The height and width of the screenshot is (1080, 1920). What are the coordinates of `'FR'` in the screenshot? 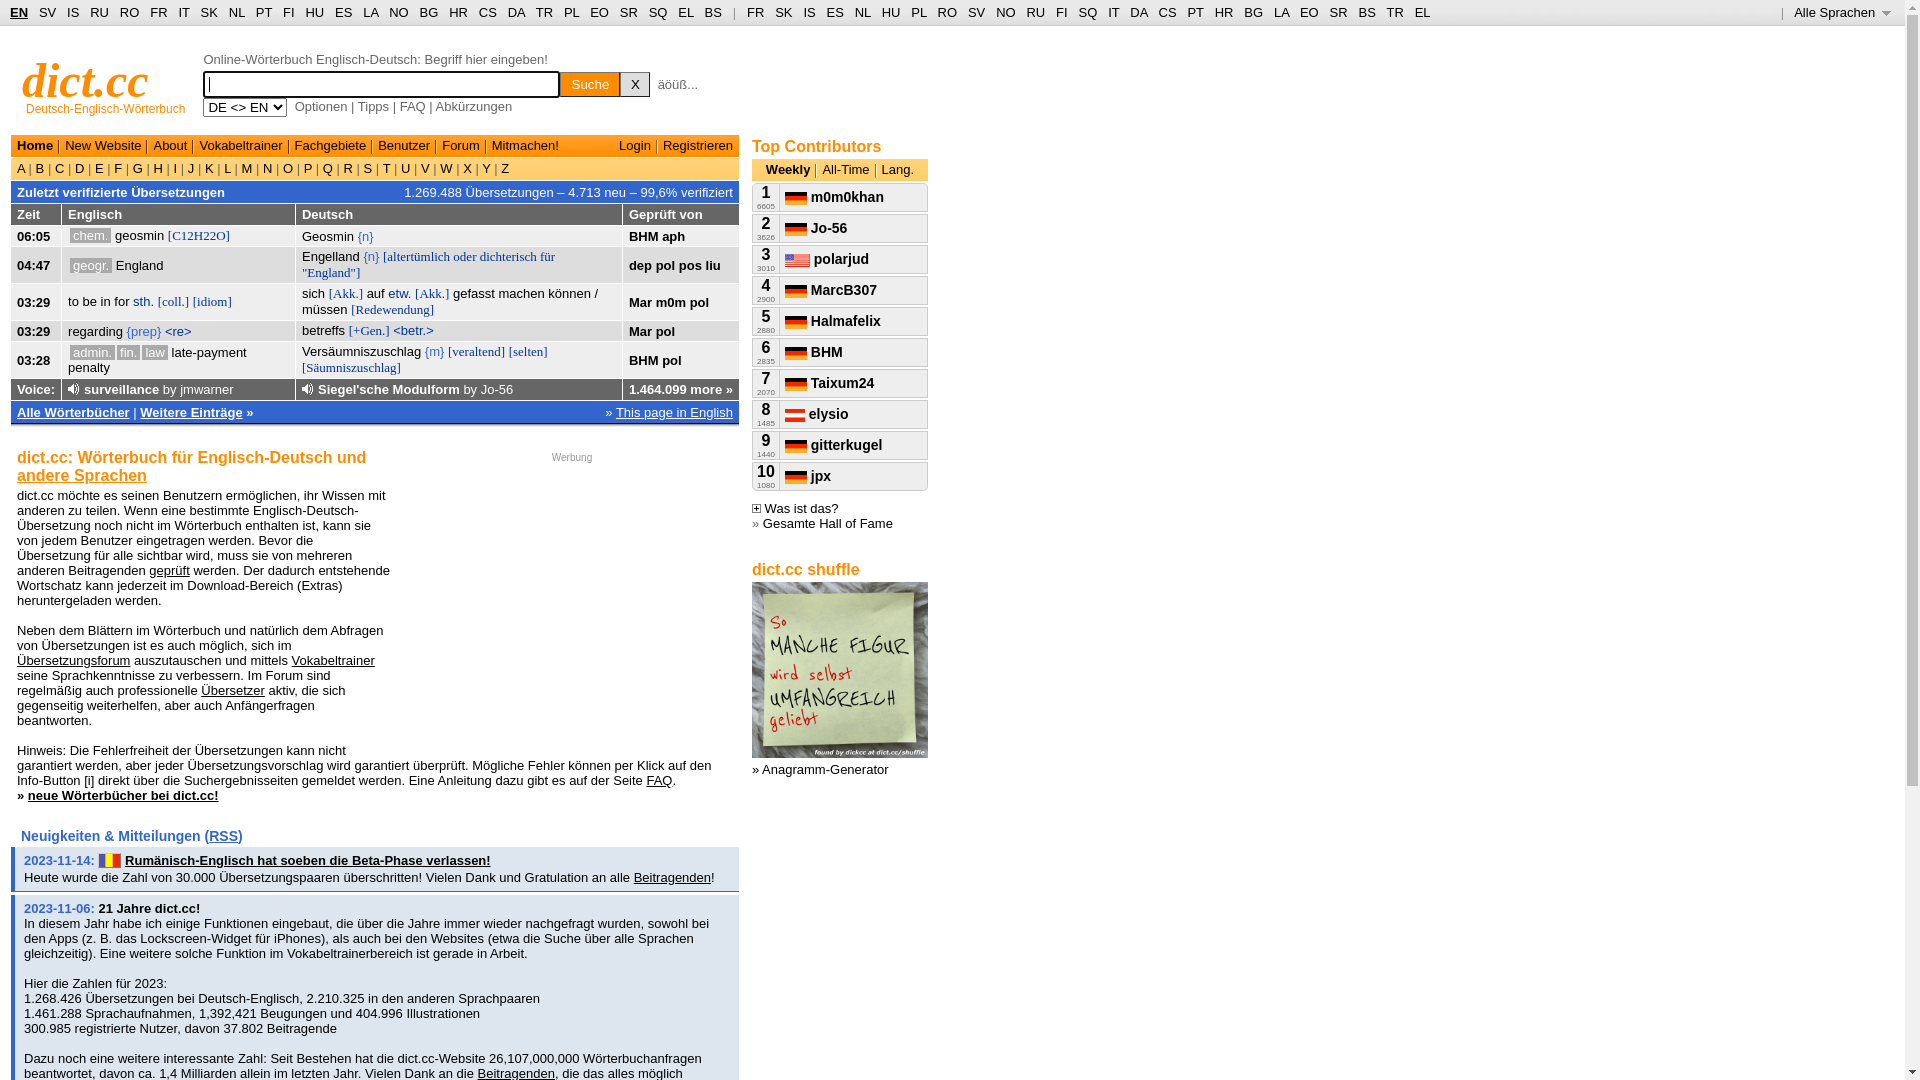 It's located at (746, 12).